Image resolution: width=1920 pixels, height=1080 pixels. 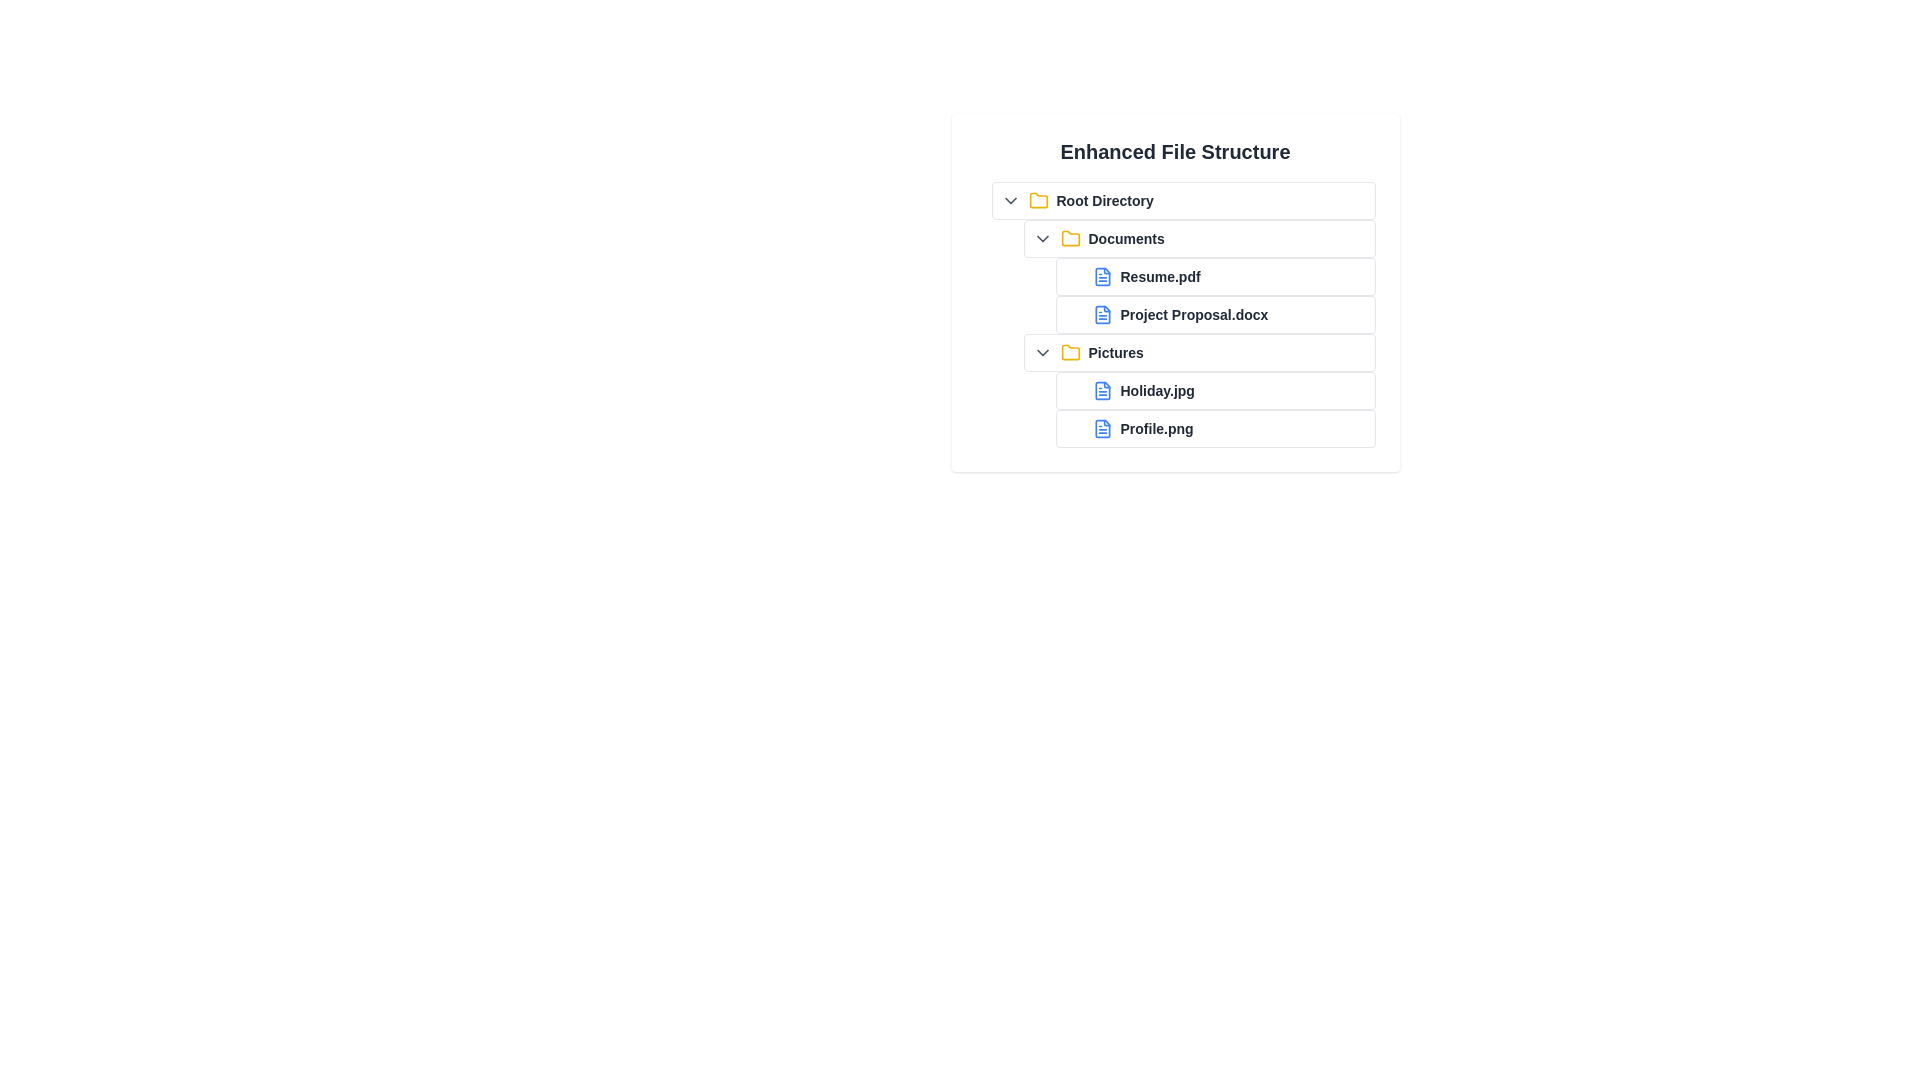 What do you see at coordinates (1069, 351) in the screenshot?
I see `the outlined yellowish folder icon located to the left of the 'Pictures' label in the second folder under the 'Root Directory'` at bounding box center [1069, 351].